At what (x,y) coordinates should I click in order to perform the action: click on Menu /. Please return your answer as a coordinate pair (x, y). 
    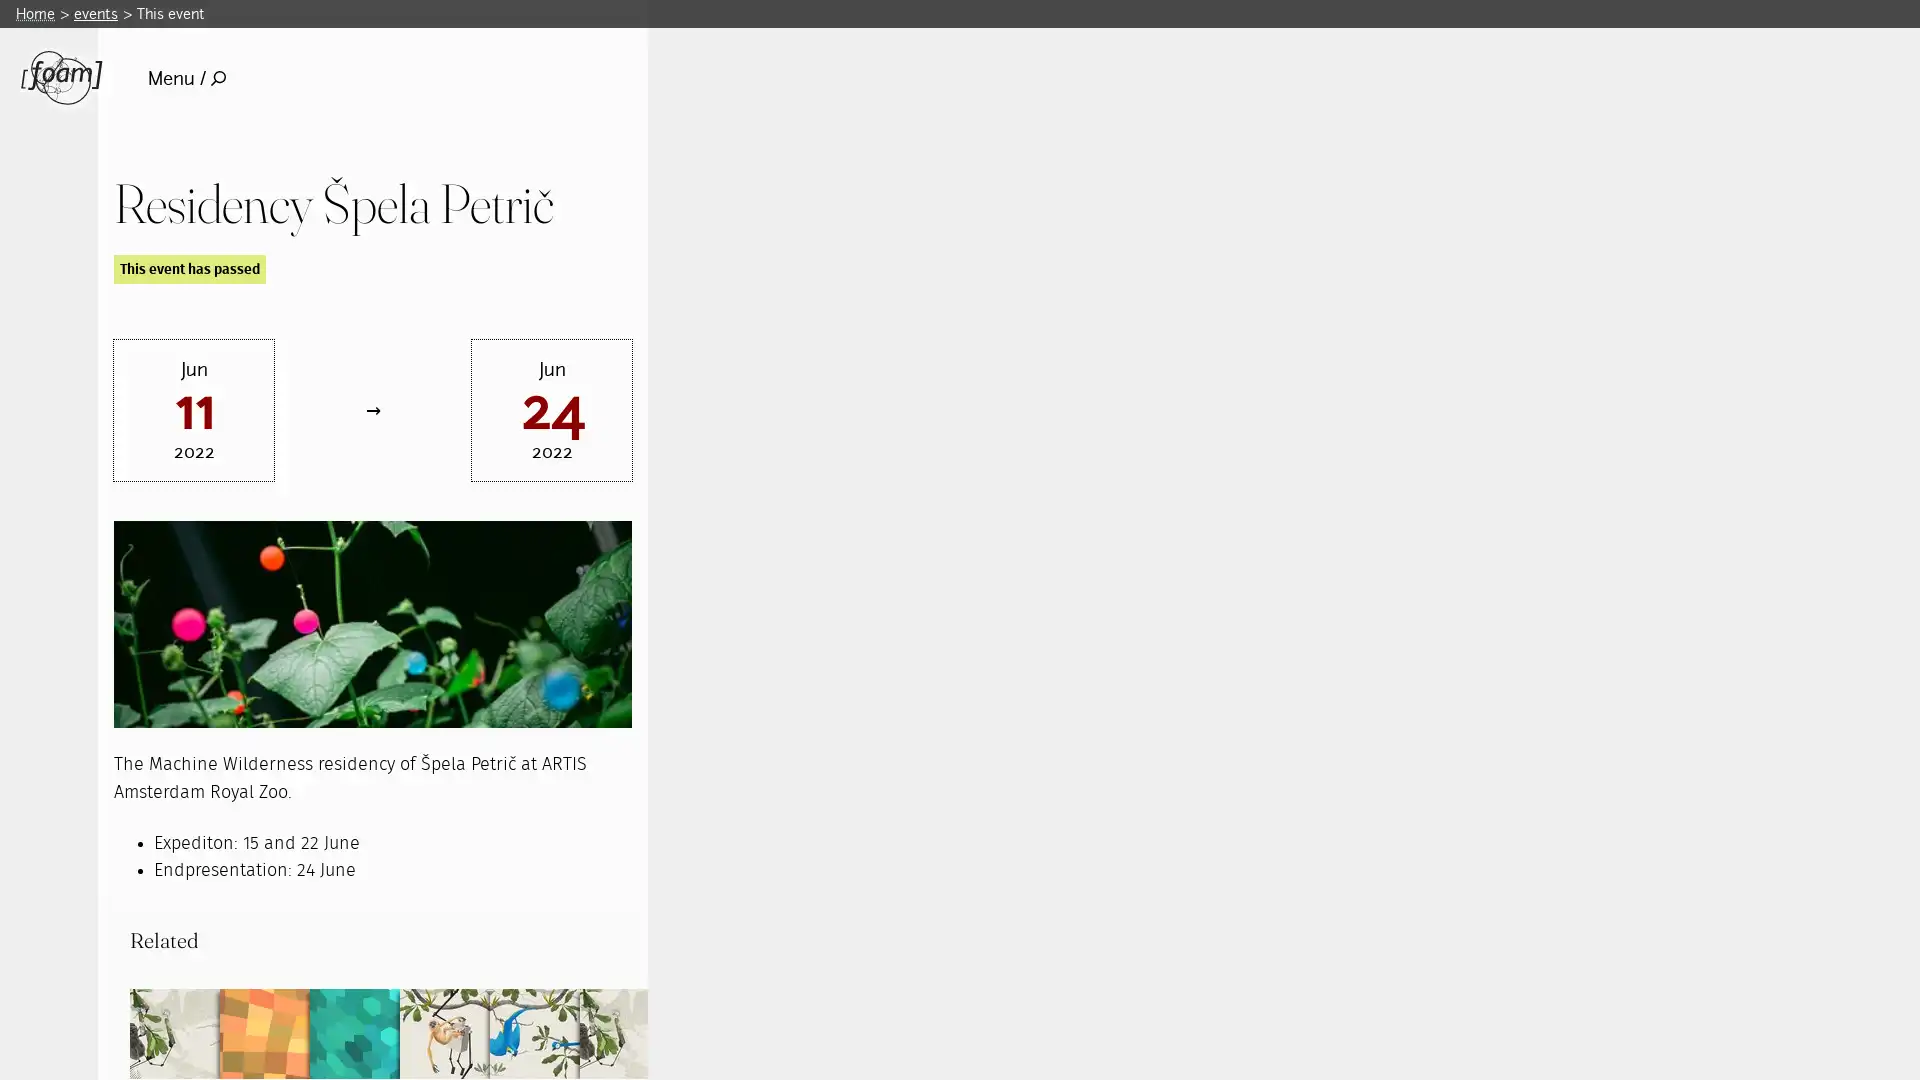
    Looking at the image, I should click on (186, 77).